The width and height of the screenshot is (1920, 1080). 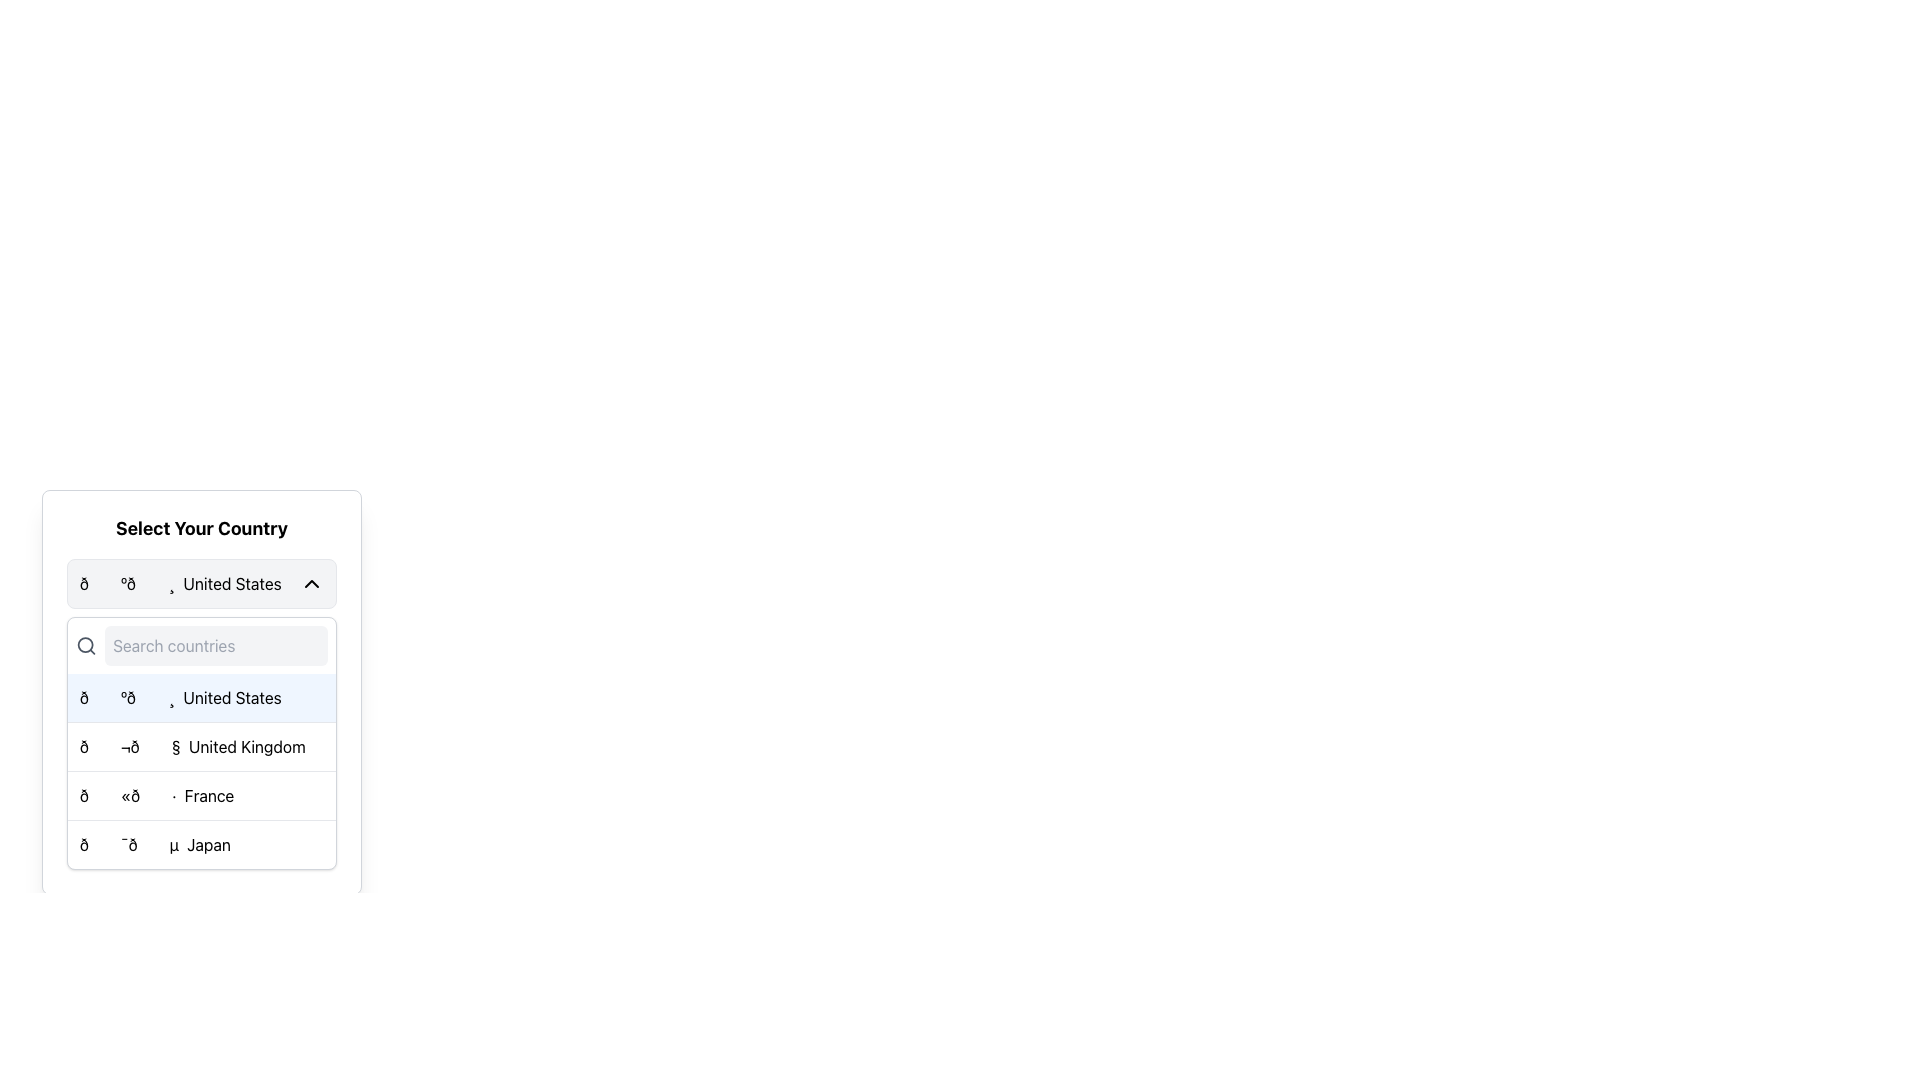 I want to click on the country flag icon representing 'France' in the third row of the 'Select Your Country' list, so click(x=127, y=794).